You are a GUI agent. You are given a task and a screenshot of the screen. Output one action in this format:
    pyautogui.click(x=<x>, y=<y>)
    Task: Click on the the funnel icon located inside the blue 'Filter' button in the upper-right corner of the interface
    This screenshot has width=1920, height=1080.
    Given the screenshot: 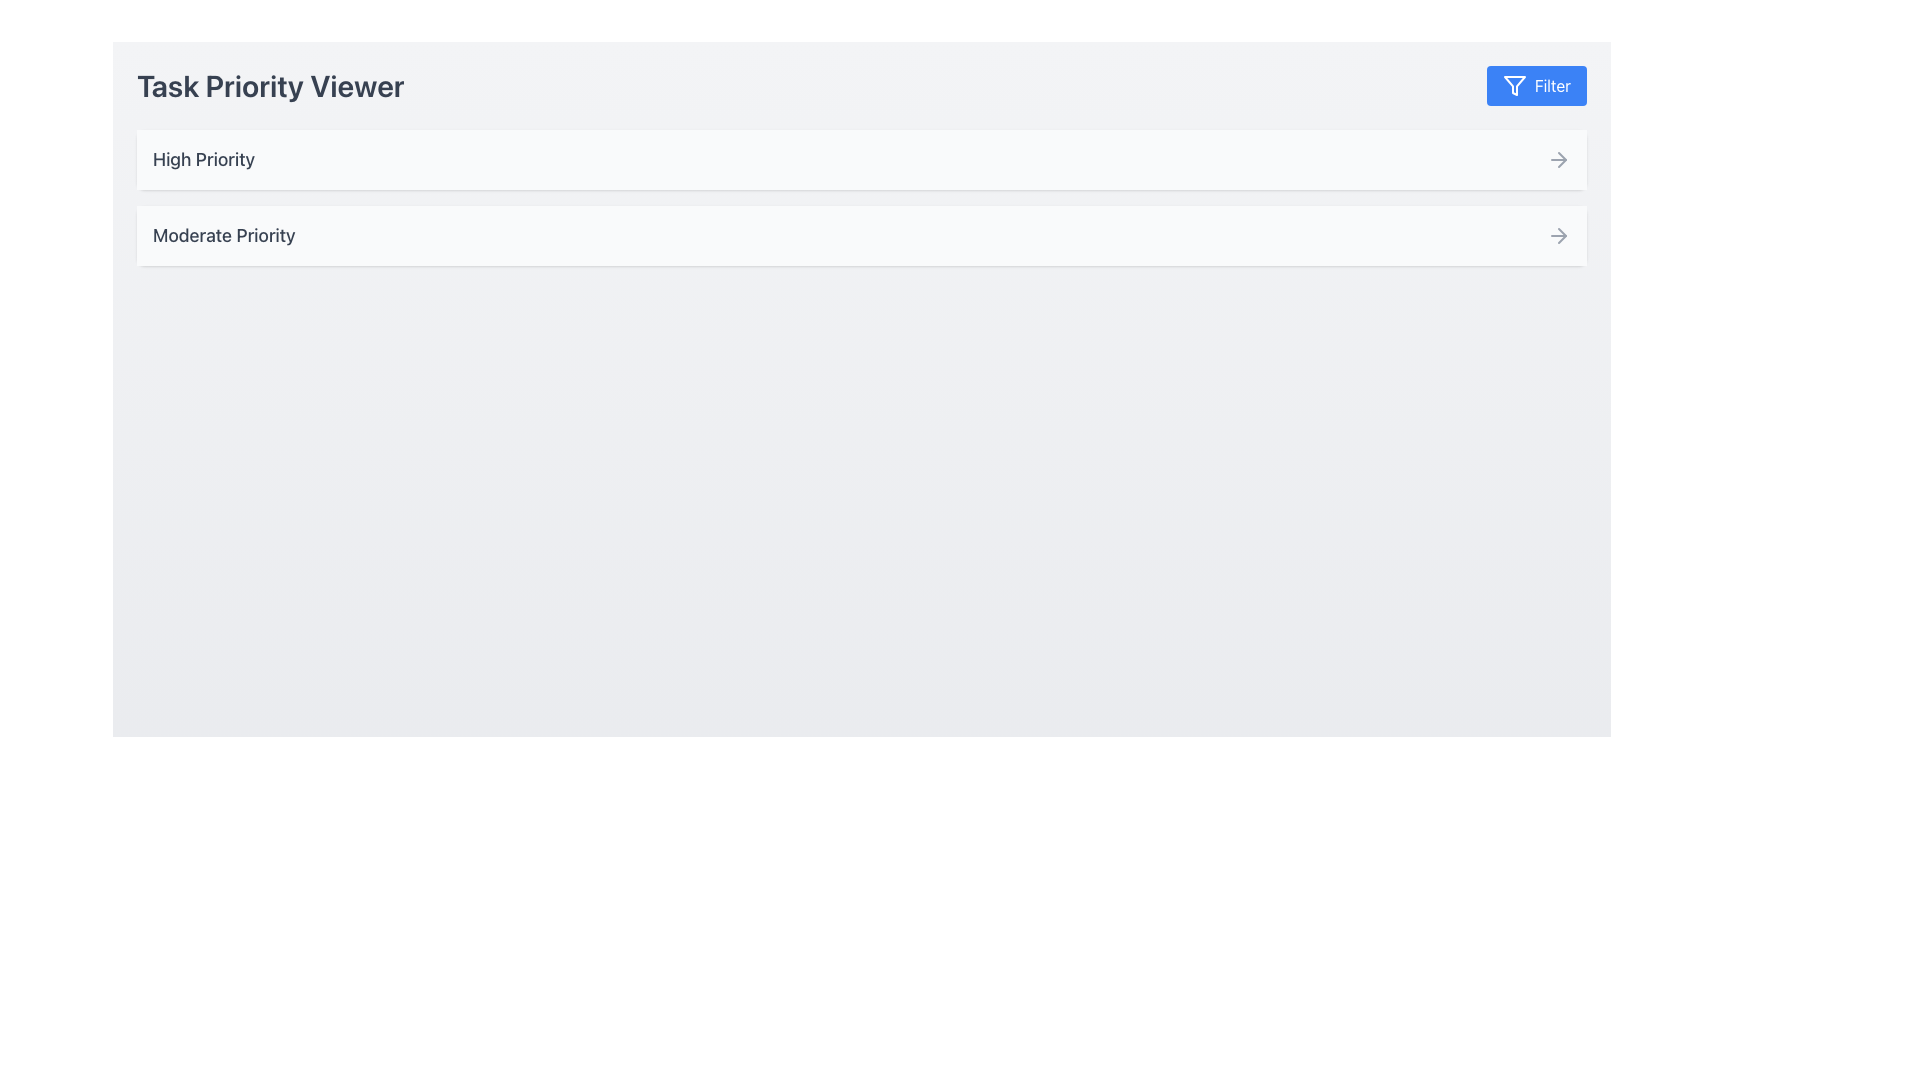 What is the action you would take?
    pyautogui.click(x=1514, y=84)
    